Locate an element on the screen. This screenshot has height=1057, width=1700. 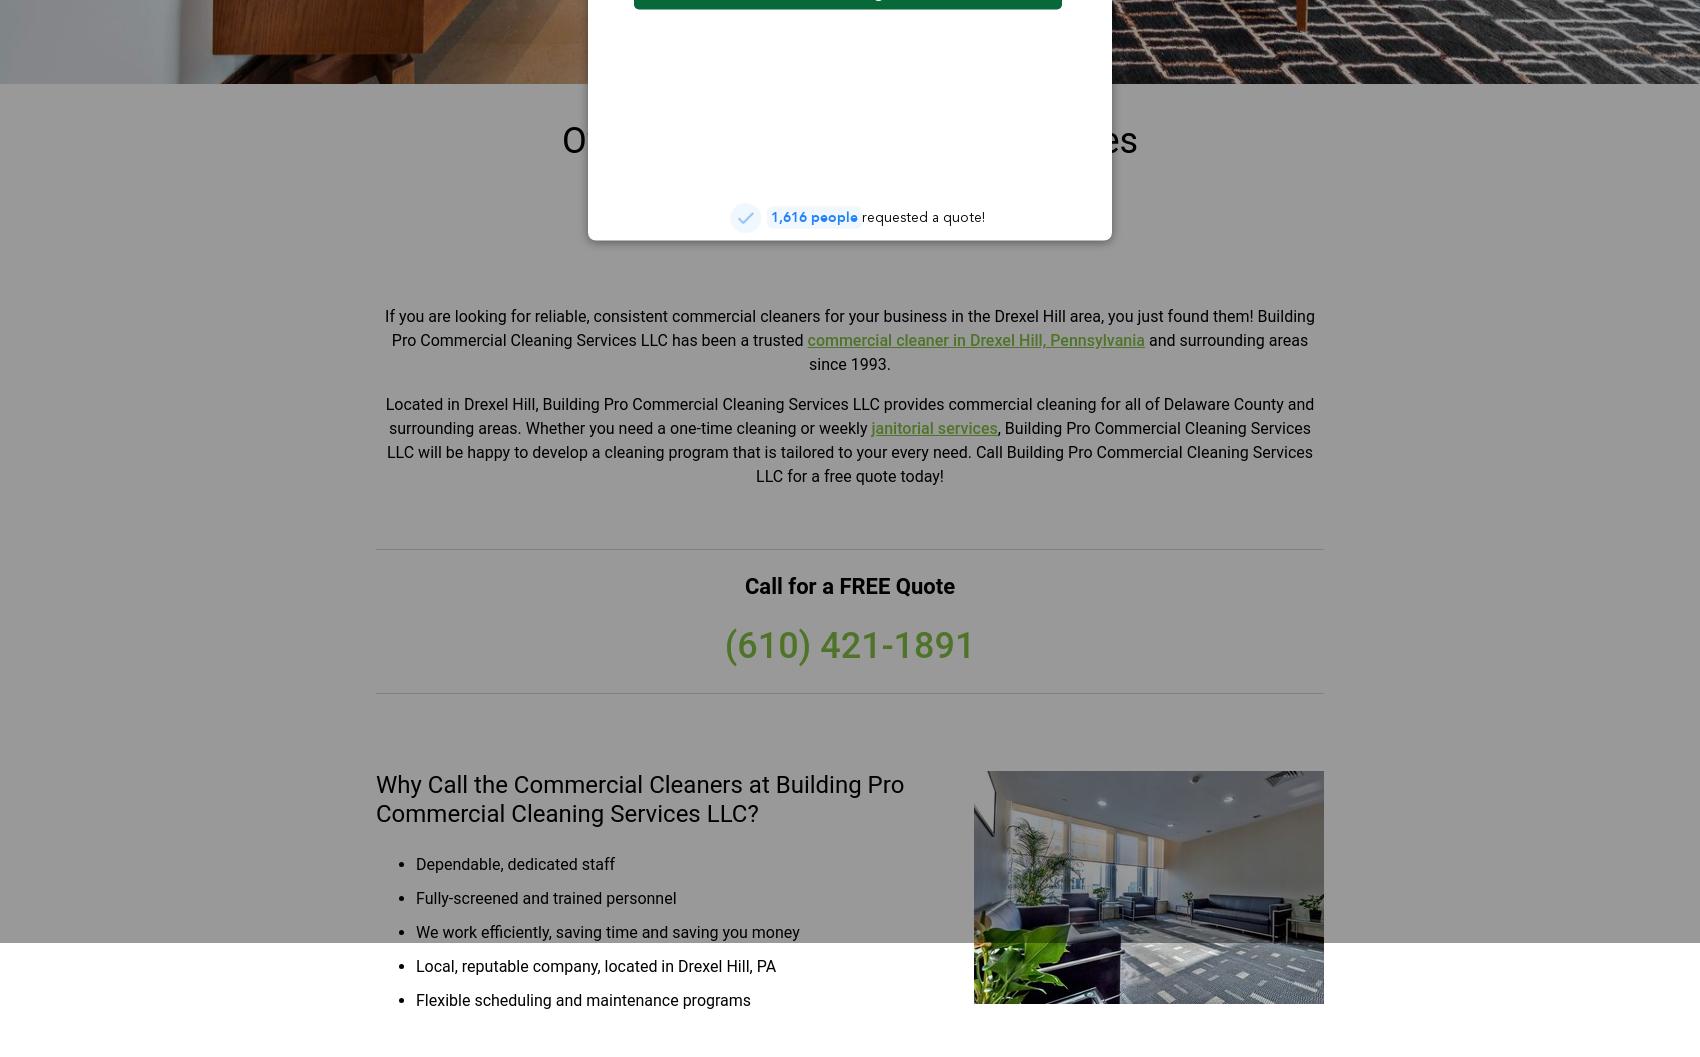
'Office Cleaning & Janitorial Services' is located at coordinates (848, 140).